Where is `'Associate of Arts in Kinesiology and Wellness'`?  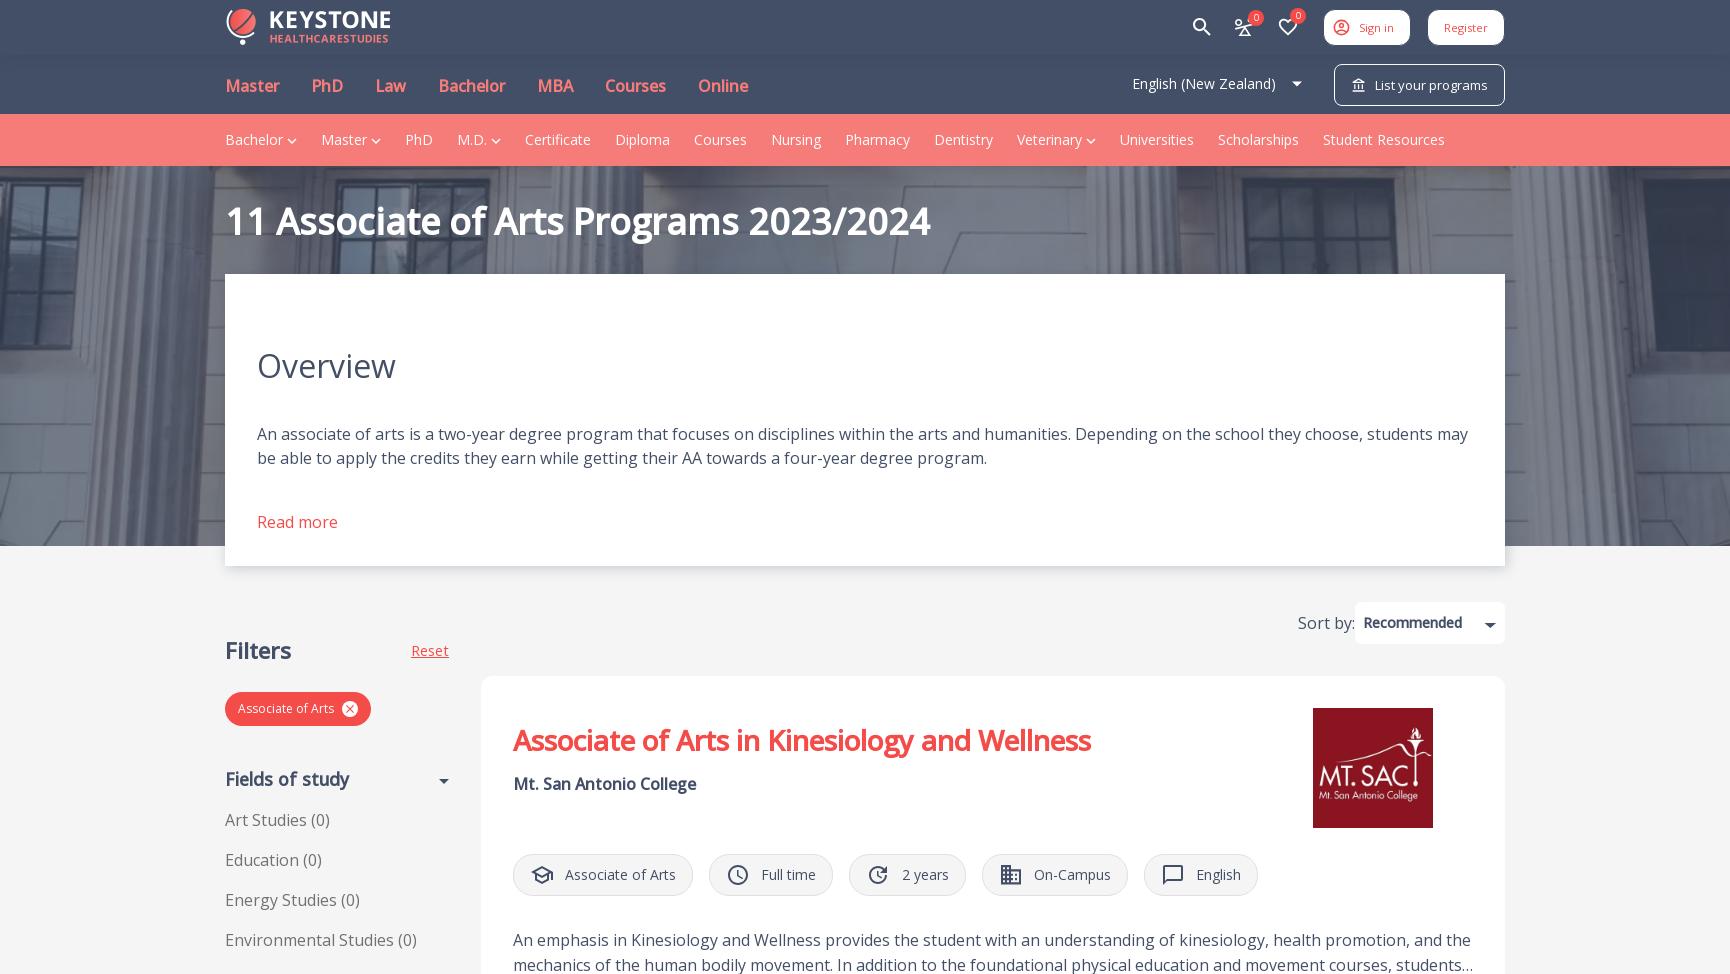
'Associate of Arts in Kinesiology and Wellness' is located at coordinates (801, 739).